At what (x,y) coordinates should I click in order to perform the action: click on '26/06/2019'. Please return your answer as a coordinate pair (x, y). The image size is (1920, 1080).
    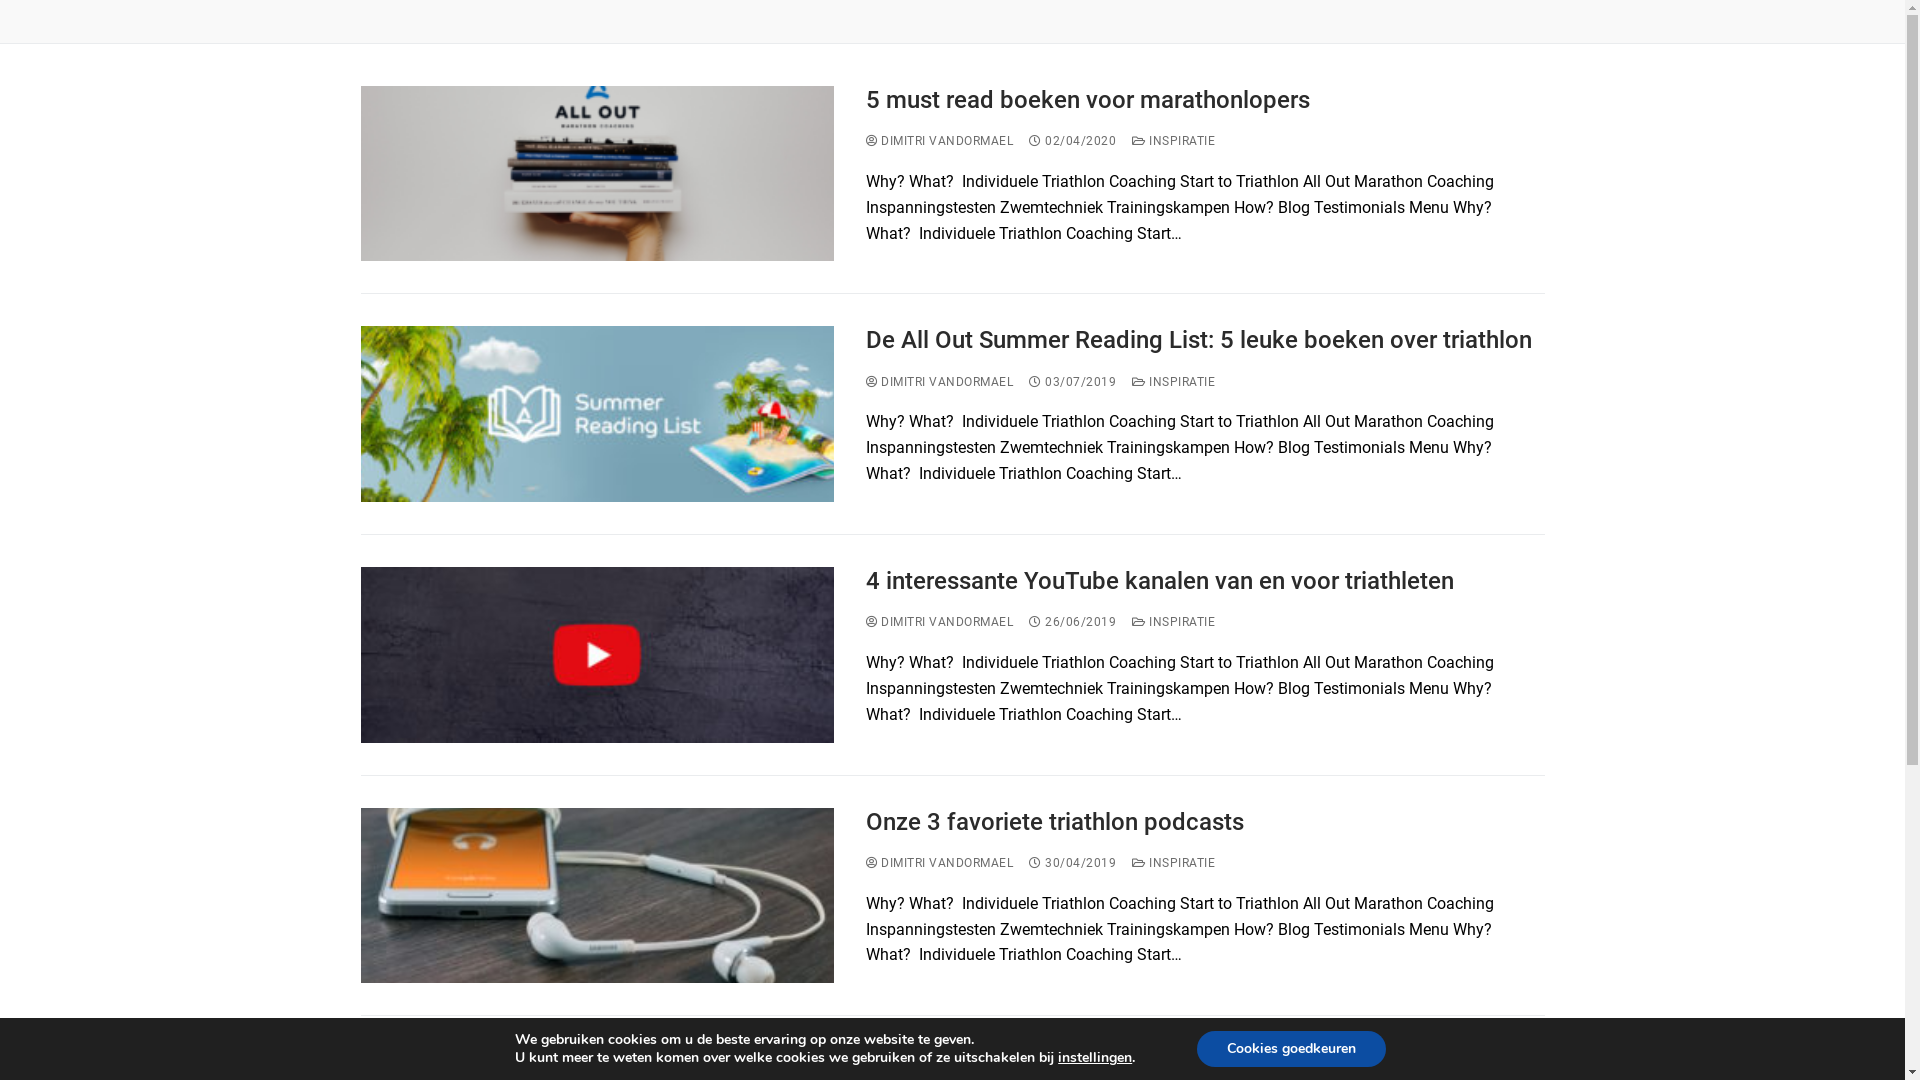
    Looking at the image, I should click on (1071, 620).